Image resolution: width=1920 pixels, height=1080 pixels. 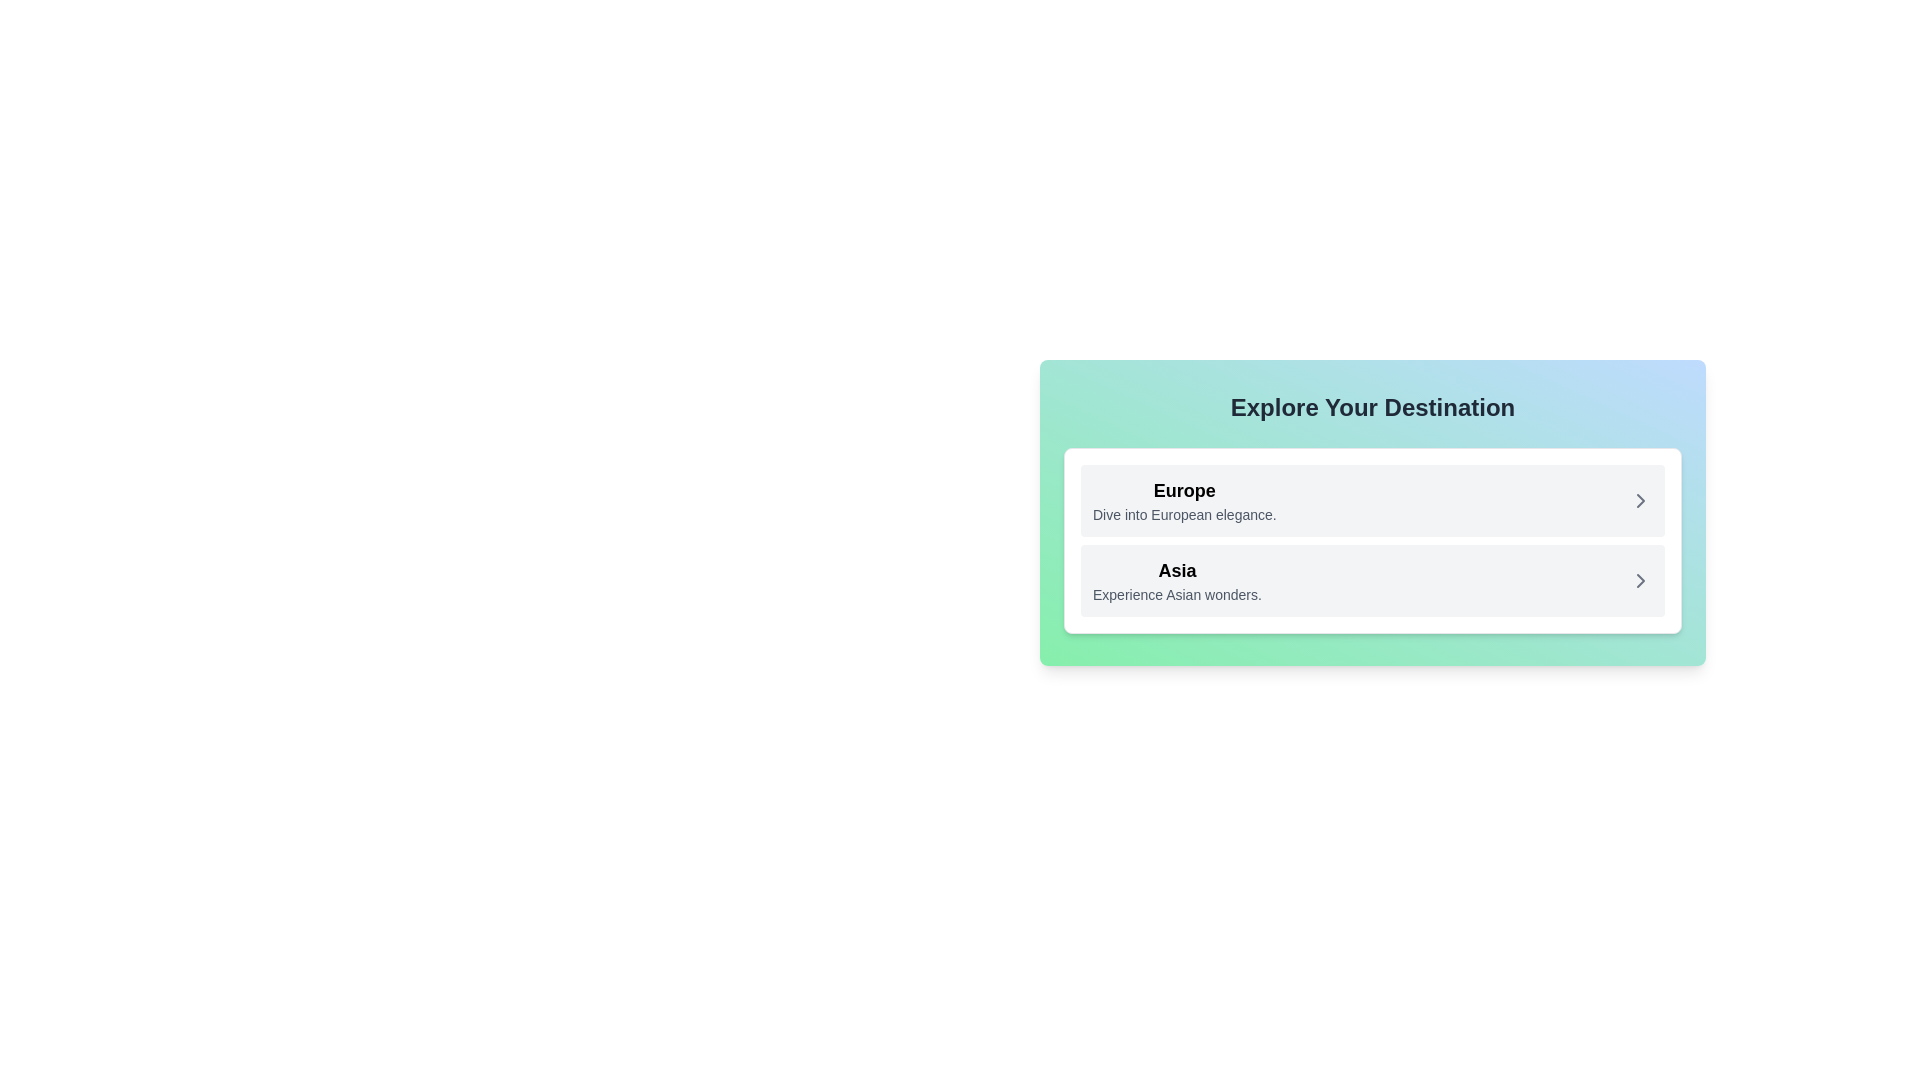 I want to click on the destination selection text block for 'Asia' located below the 'Europe' option within the 'Explore Your Destination' card, so click(x=1177, y=581).